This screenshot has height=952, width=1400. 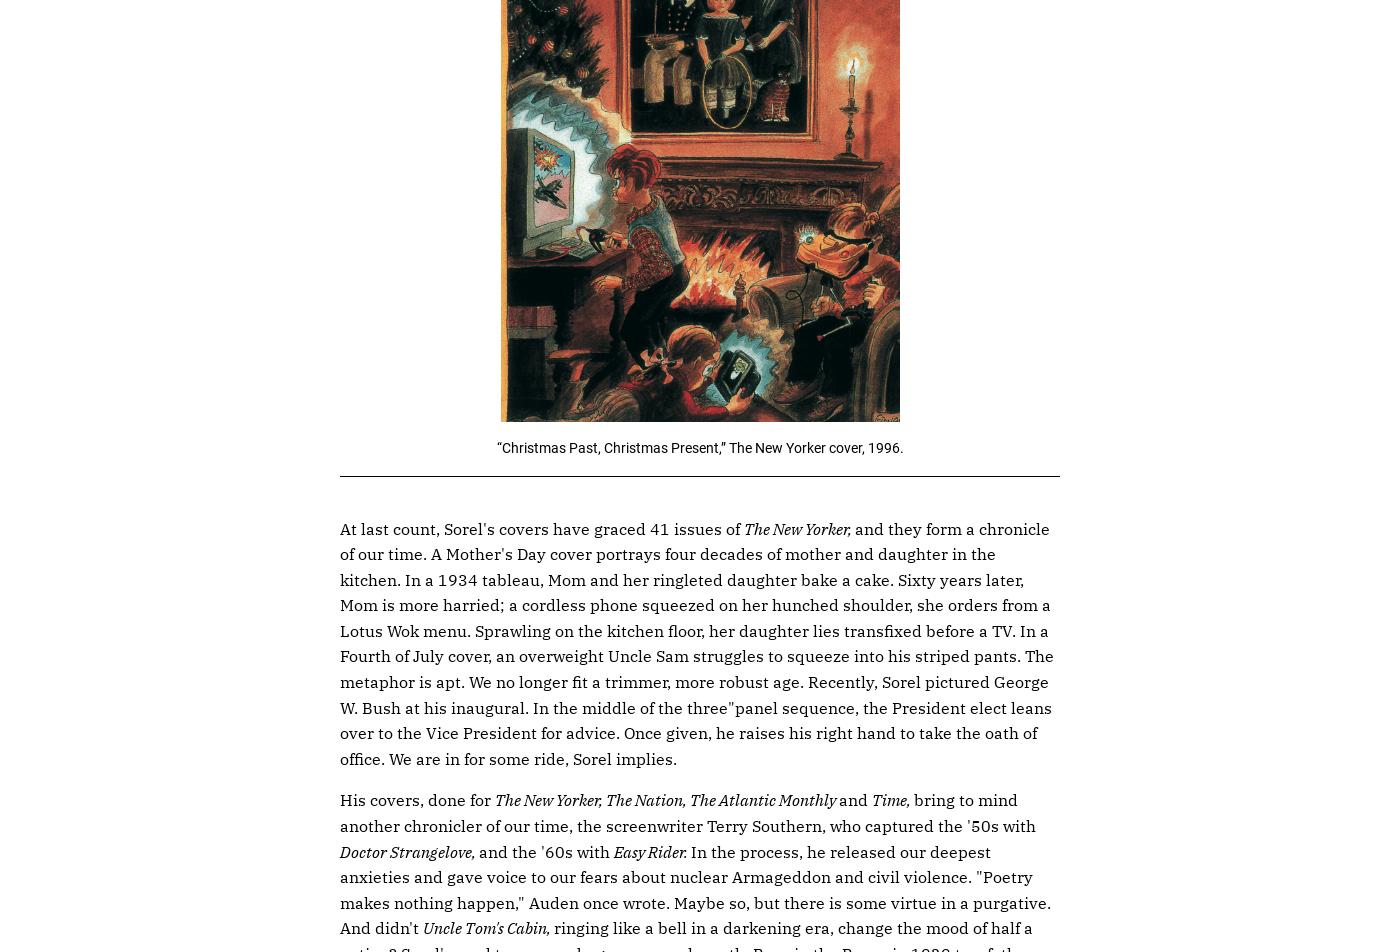 What do you see at coordinates (409, 850) in the screenshot?
I see `'Doctor Strangelove,'` at bounding box center [409, 850].